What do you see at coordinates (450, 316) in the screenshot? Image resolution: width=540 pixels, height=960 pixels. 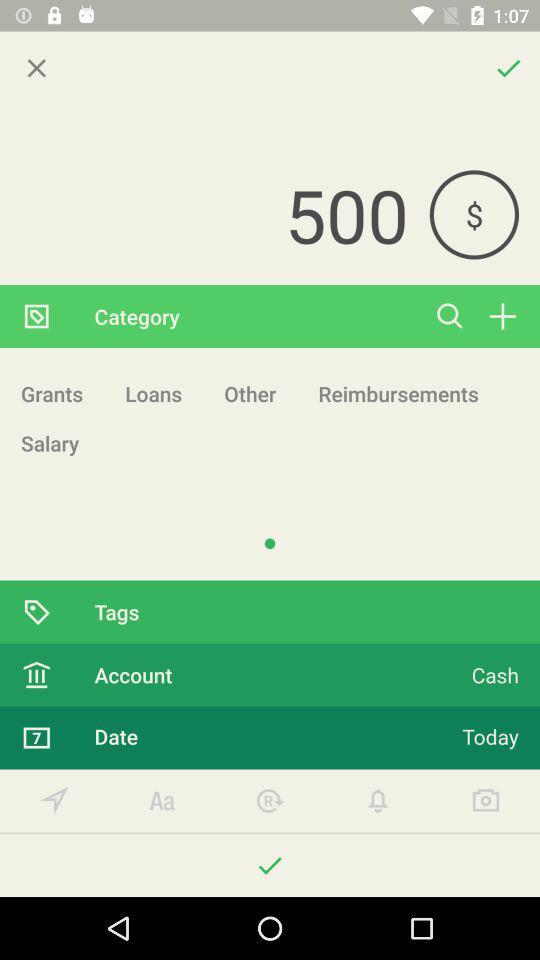 I see `the search icon` at bounding box center [450, 316].